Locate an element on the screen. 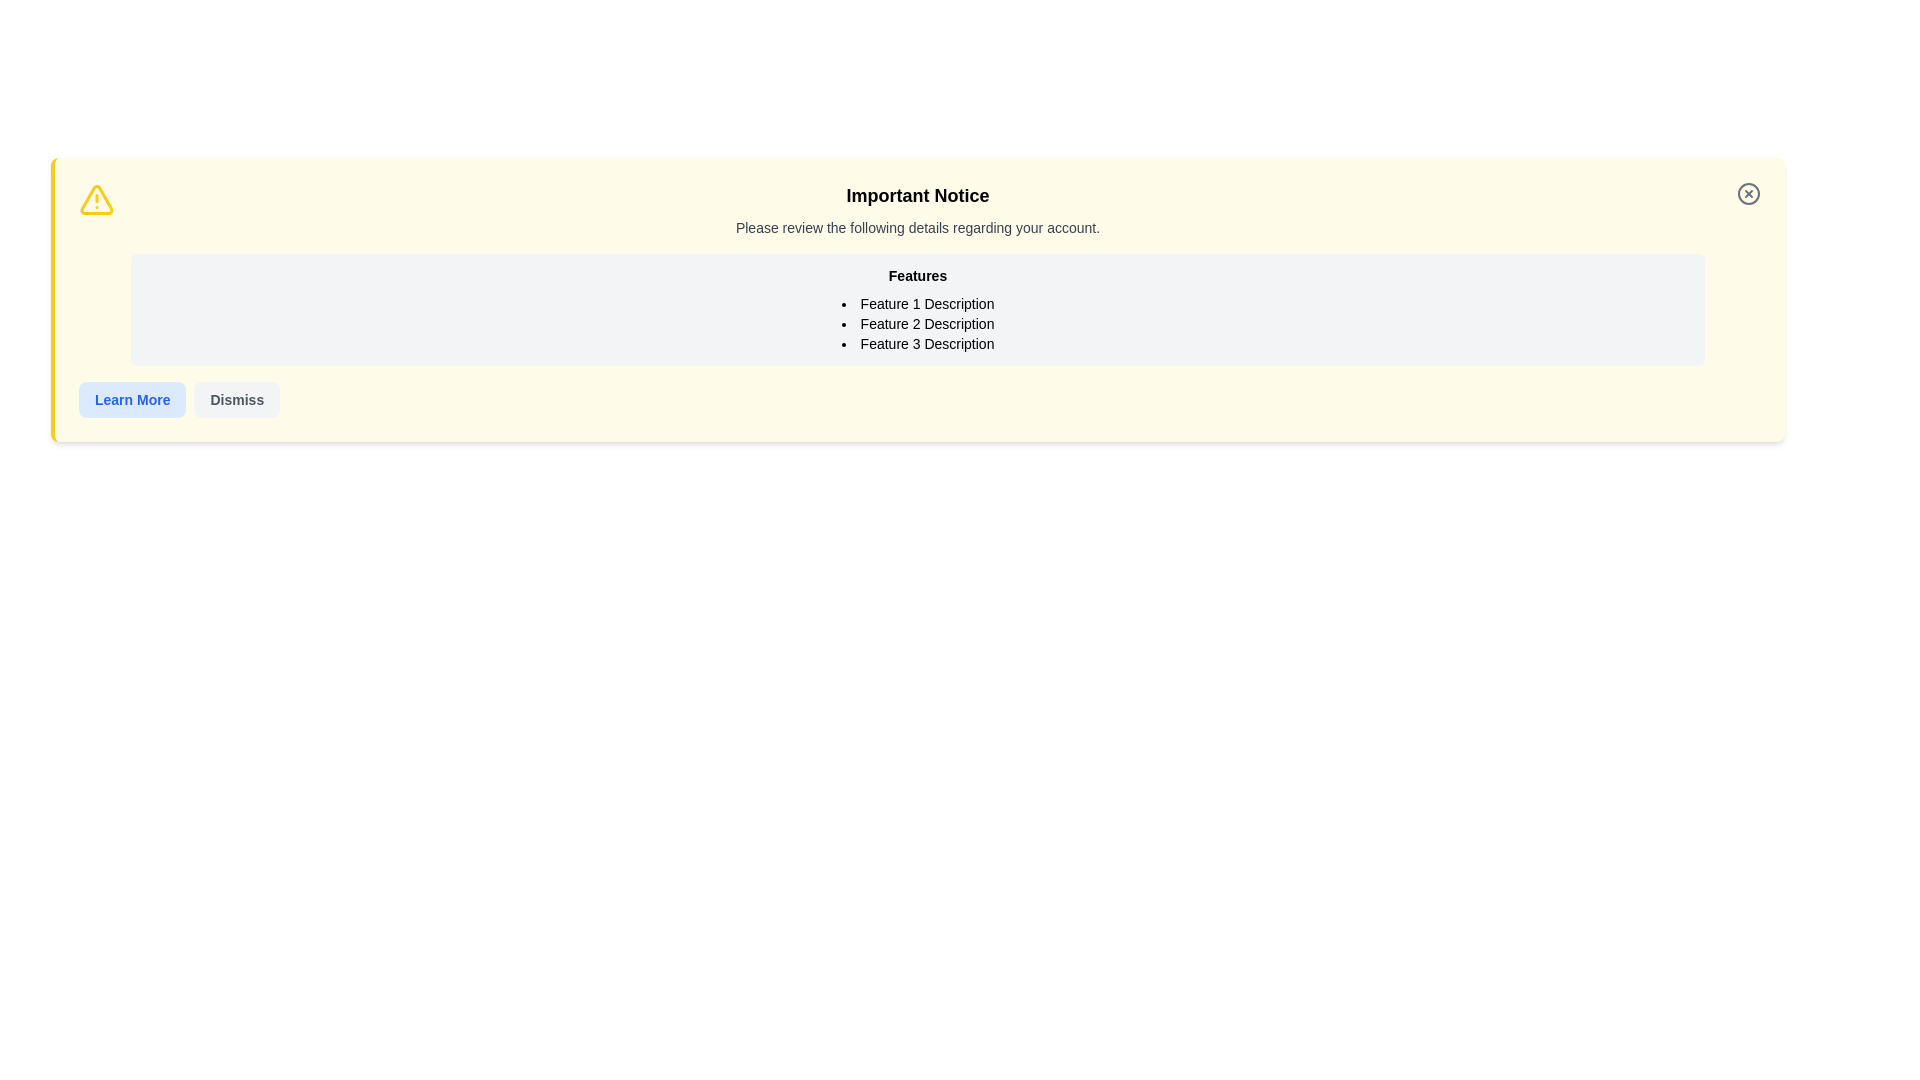 The width and height of the screenshot is (1920, 1080). the bulleted list containing 'Feature 1 Description', 'Feature 2 Description', and 'Feature 3 Description' for accessibility navigation is located at coordinates (916, 323).